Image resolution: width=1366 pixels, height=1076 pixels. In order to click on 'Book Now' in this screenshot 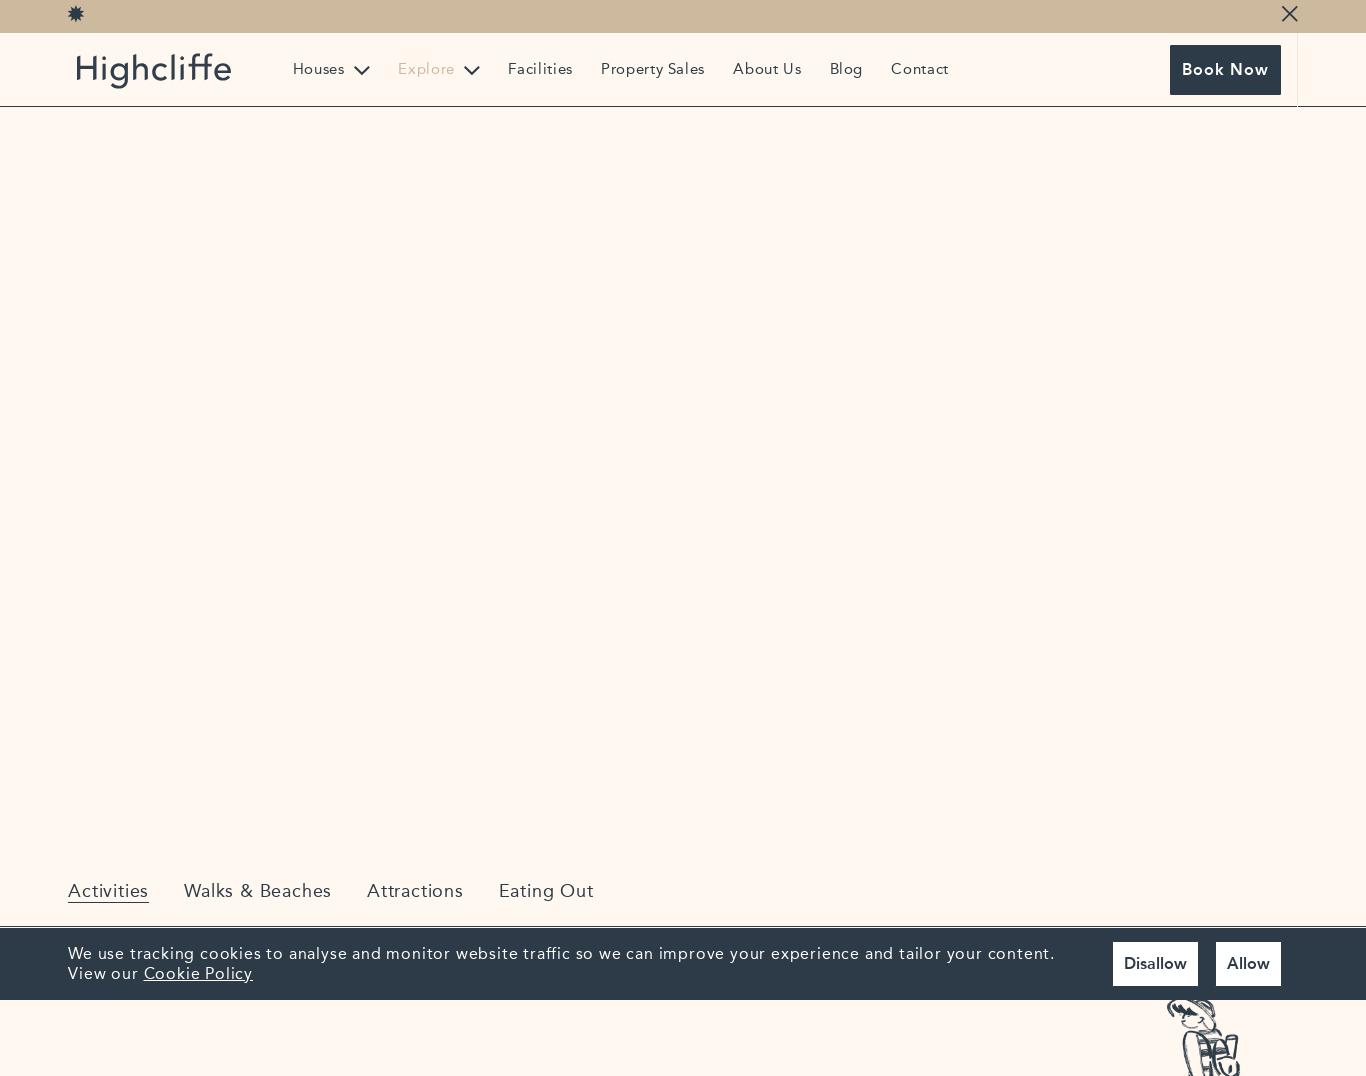, I will do `click(1225, 69)`.